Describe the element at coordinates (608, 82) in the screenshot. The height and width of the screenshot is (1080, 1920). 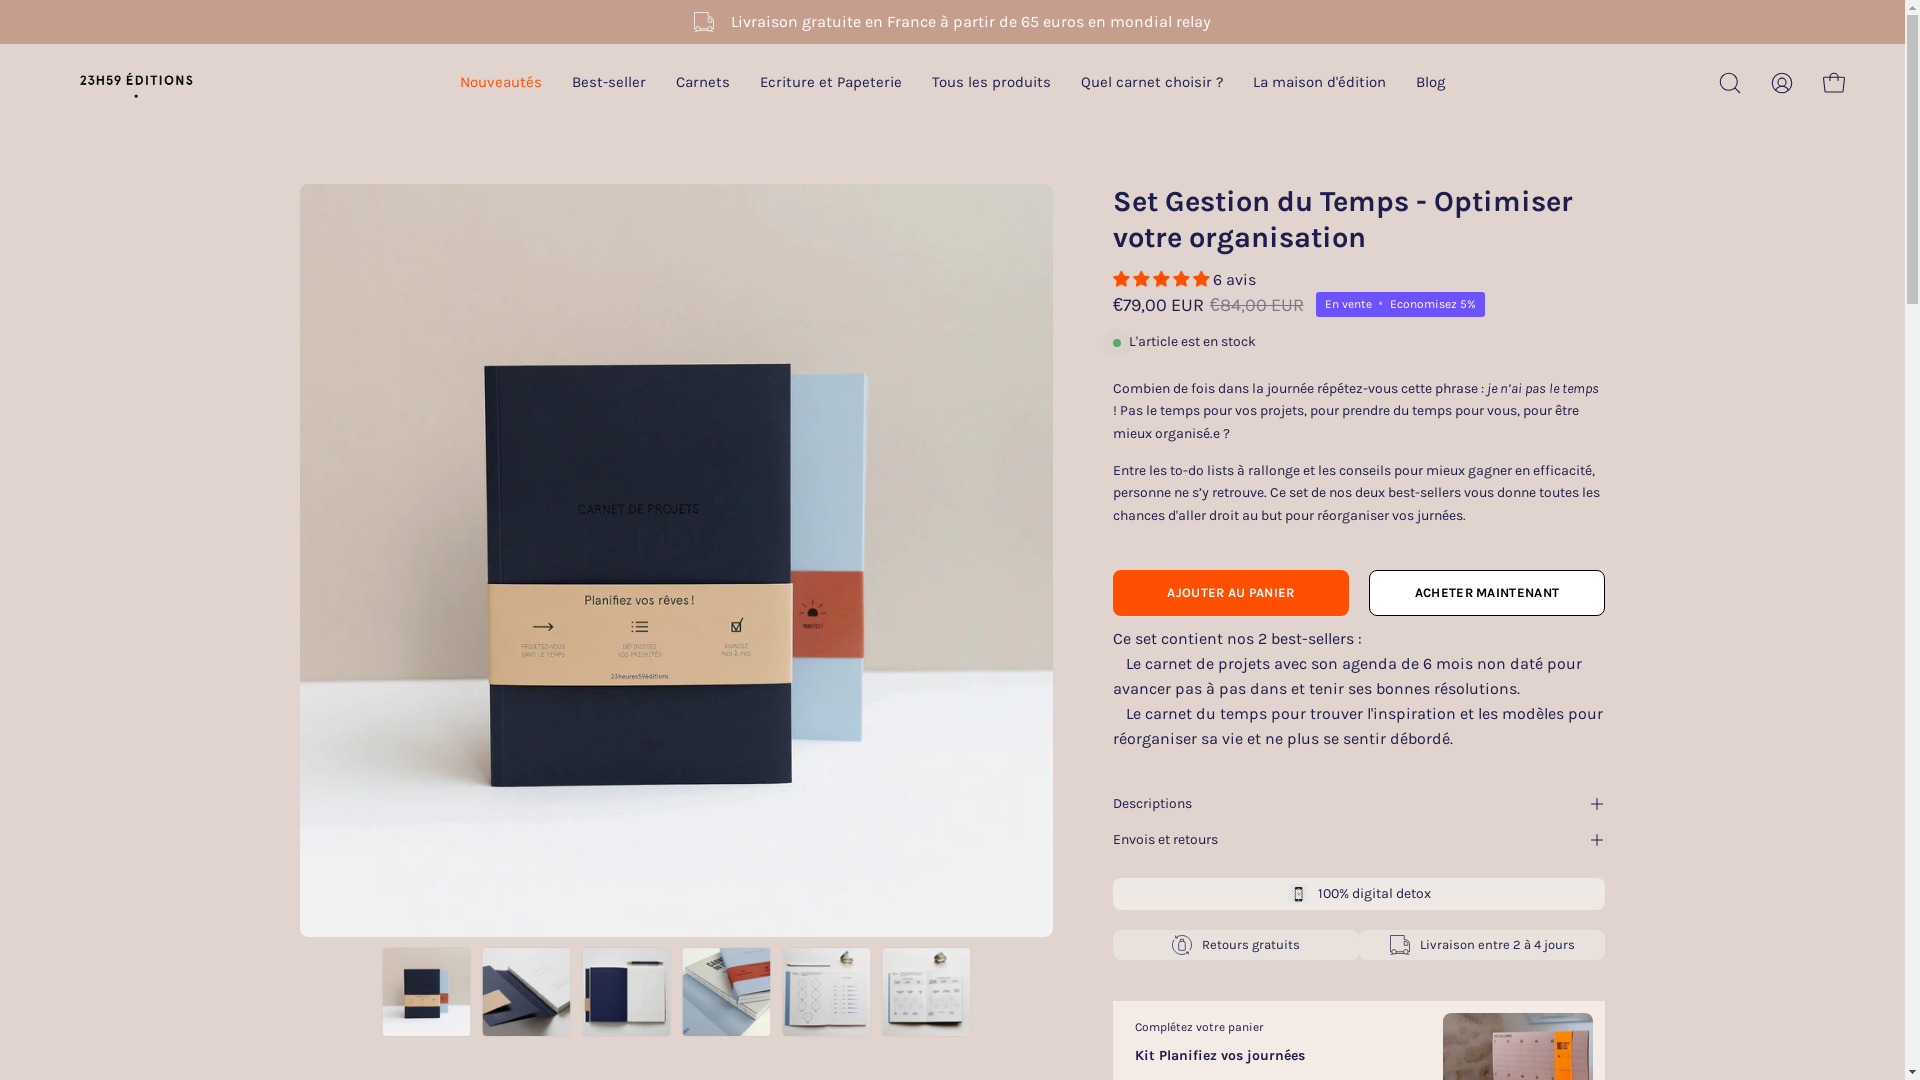
I see `'Best-seller'` at that location.